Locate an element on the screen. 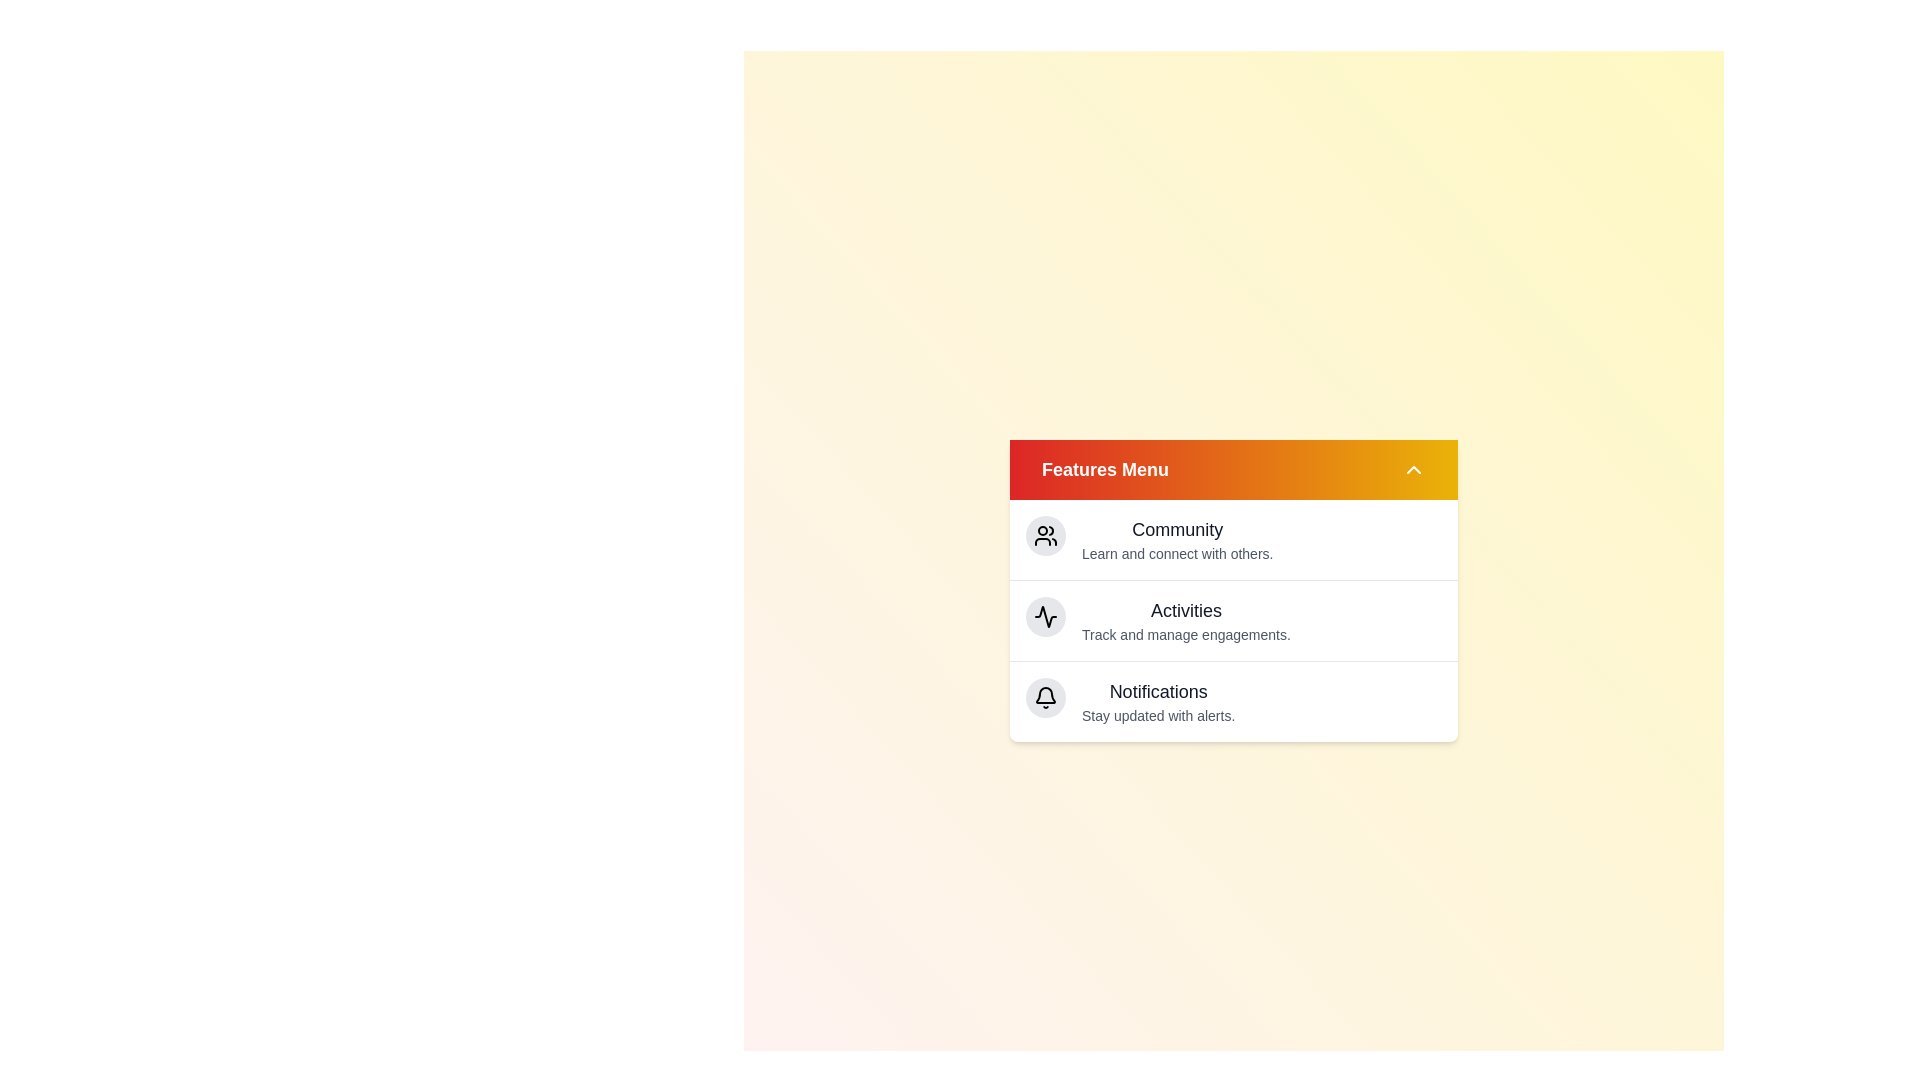  the menu item Notifications from the list is located at coordinates (1158, 690).